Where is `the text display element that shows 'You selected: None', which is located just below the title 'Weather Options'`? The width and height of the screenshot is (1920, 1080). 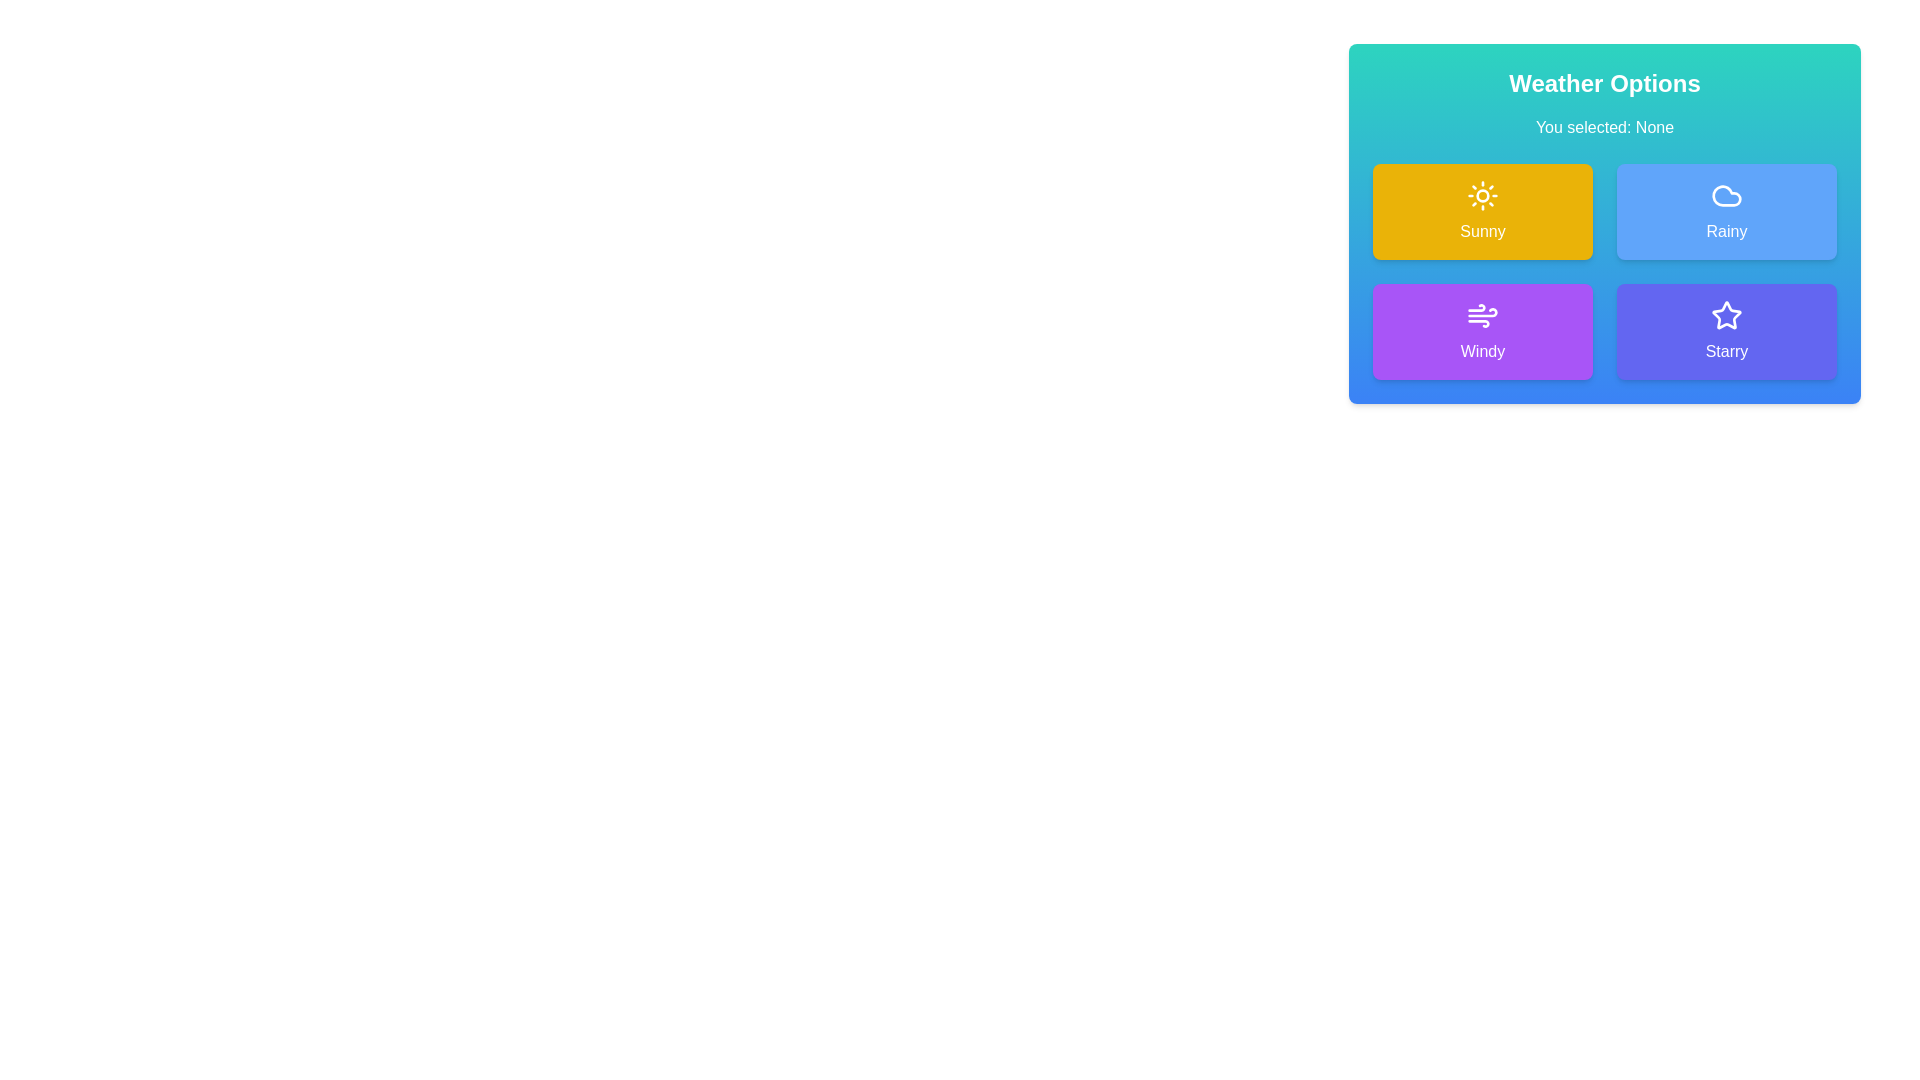 the text display element that shows 'You selected: None', which is located just below the title 'Weather Options' is located at coordinates (1604, 127).